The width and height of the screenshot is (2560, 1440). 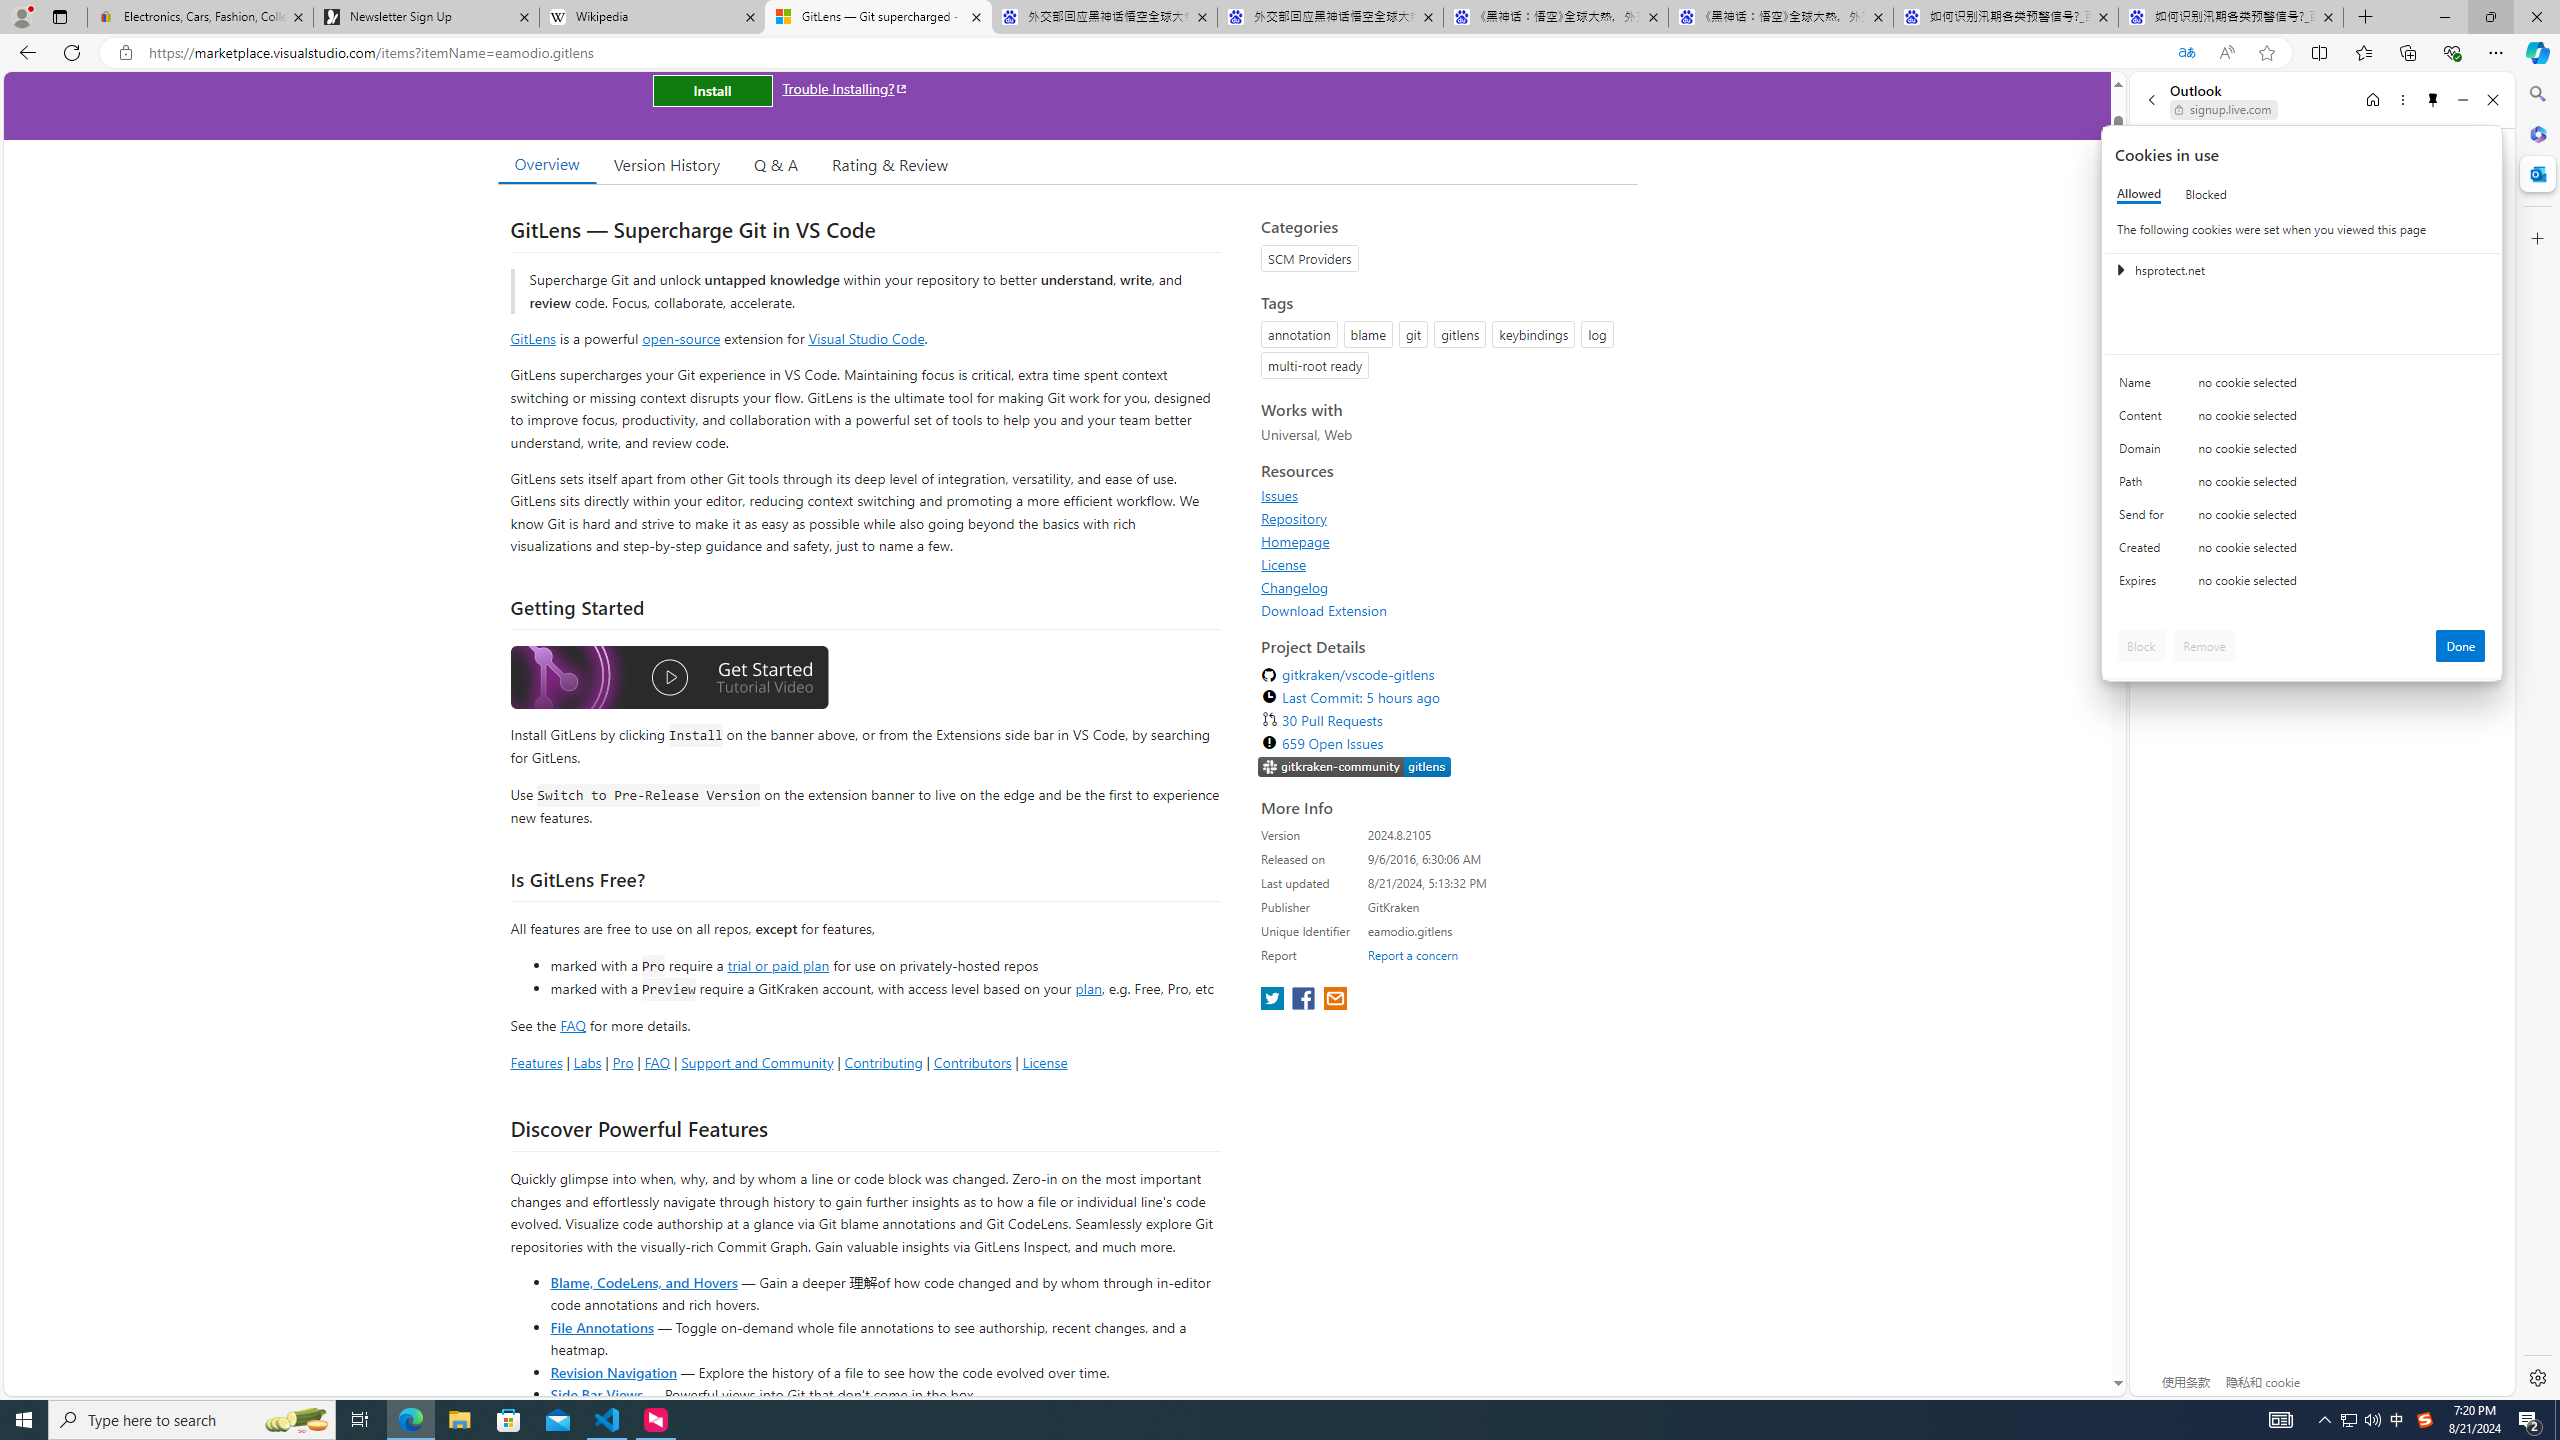 What do you see at coordinates (2144, 585) in the screenshot?
I see `'Expires'` at bounding box center [2144, 585].